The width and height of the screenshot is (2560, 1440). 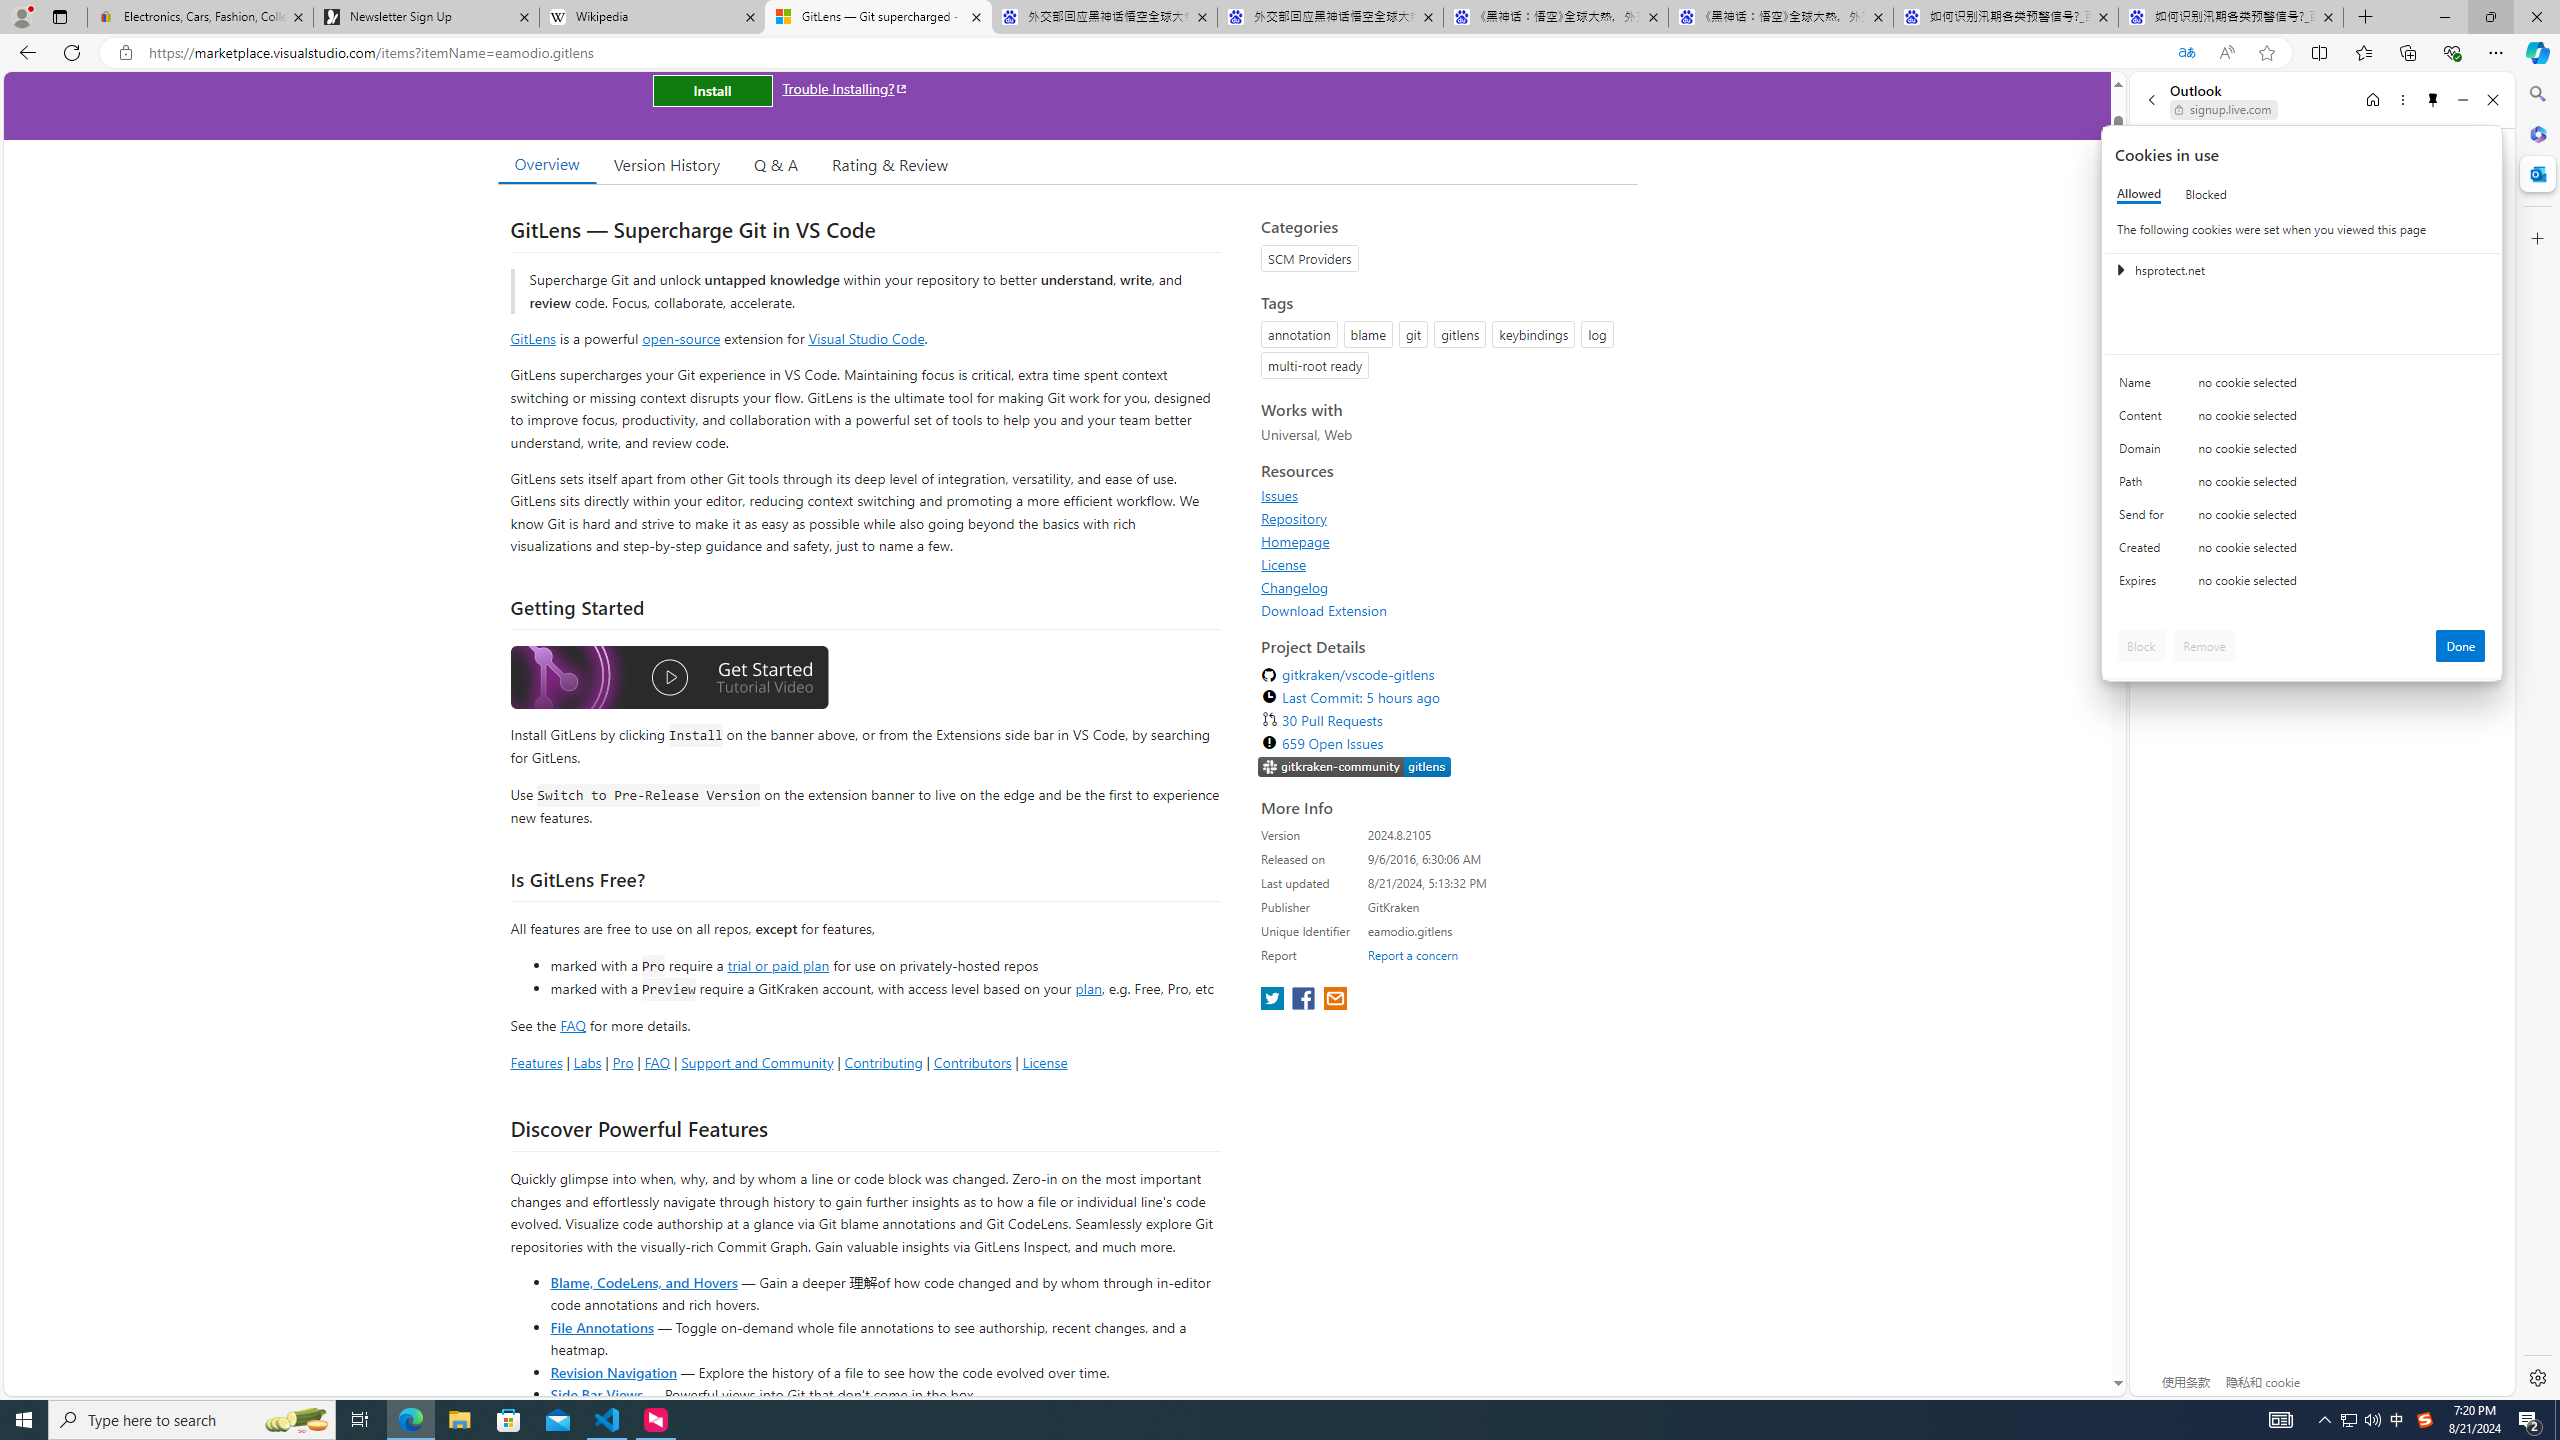 What do you see at coordinates (2144, 585) in the screenshot?
I see `'Expires'` at bounding box center [2144, 585].